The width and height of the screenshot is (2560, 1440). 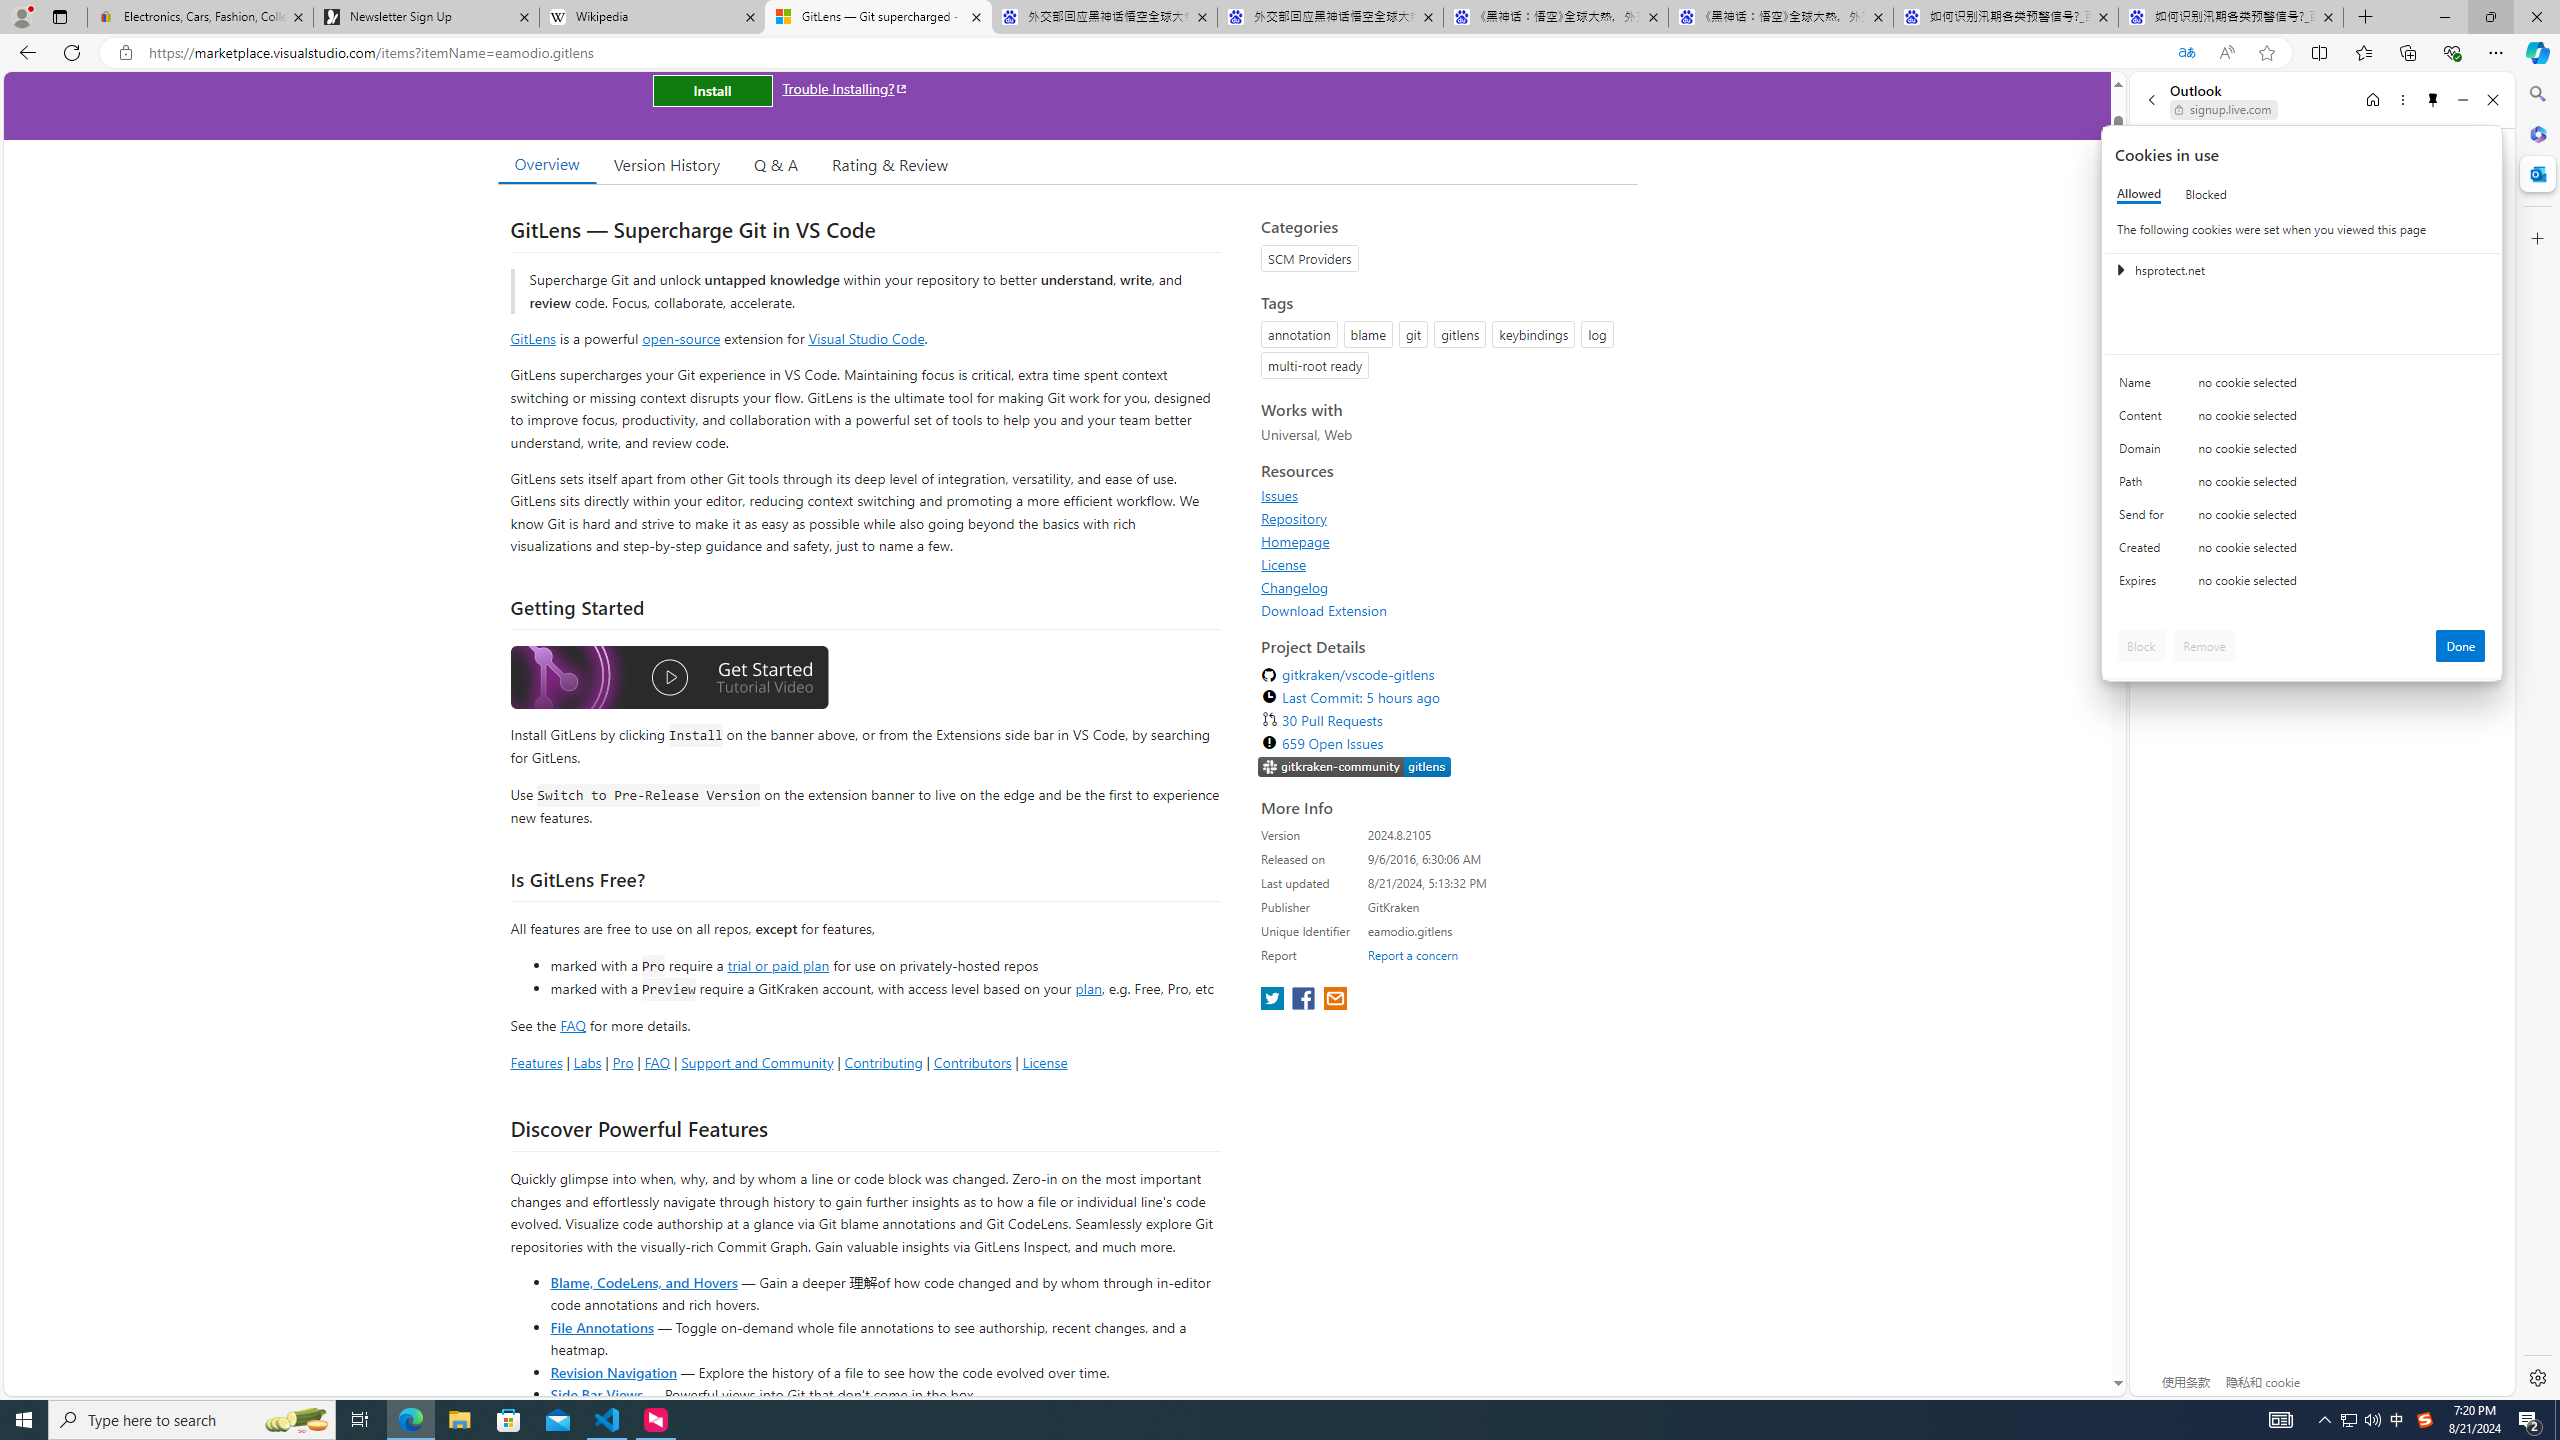 What do you see at coordinates (2144, 585) in the screenshot?
I see `'Expires'` at bounding box center [2144, 585].